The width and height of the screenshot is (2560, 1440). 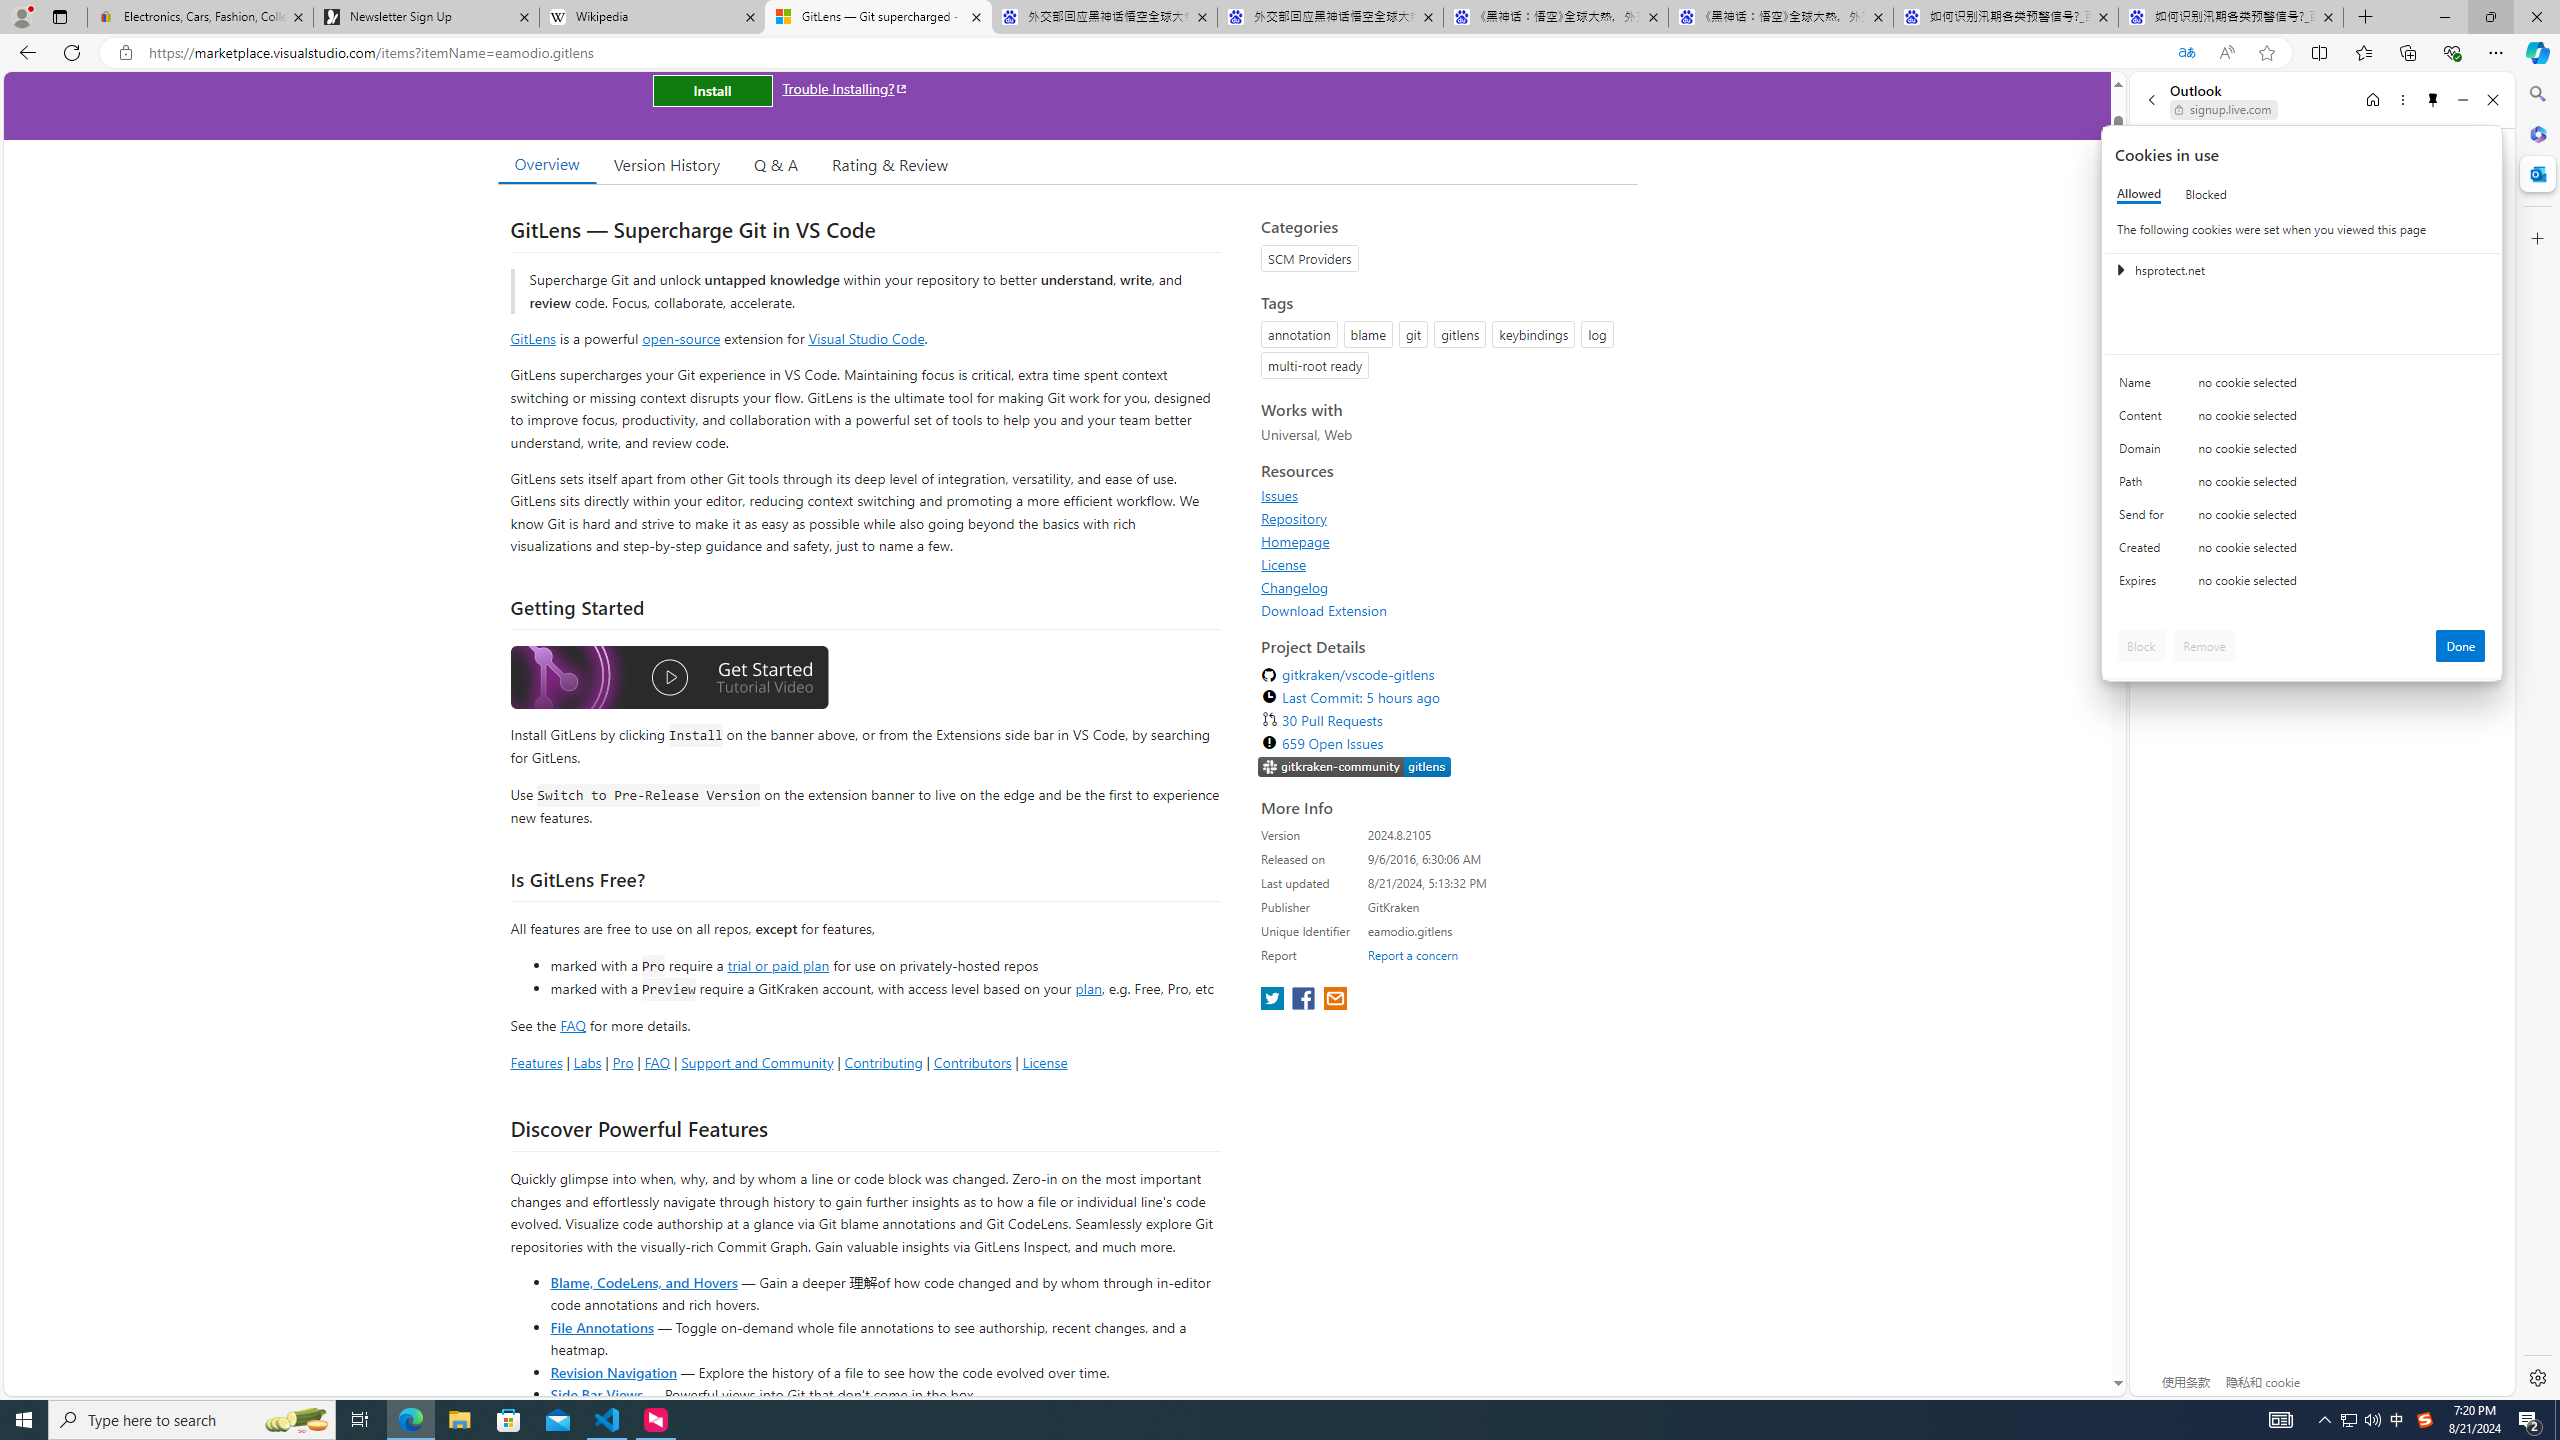 What do you see at coordinates (2144, 585) in the screenshot?
I see `'Expires'` at bounding box center [2144, 585].